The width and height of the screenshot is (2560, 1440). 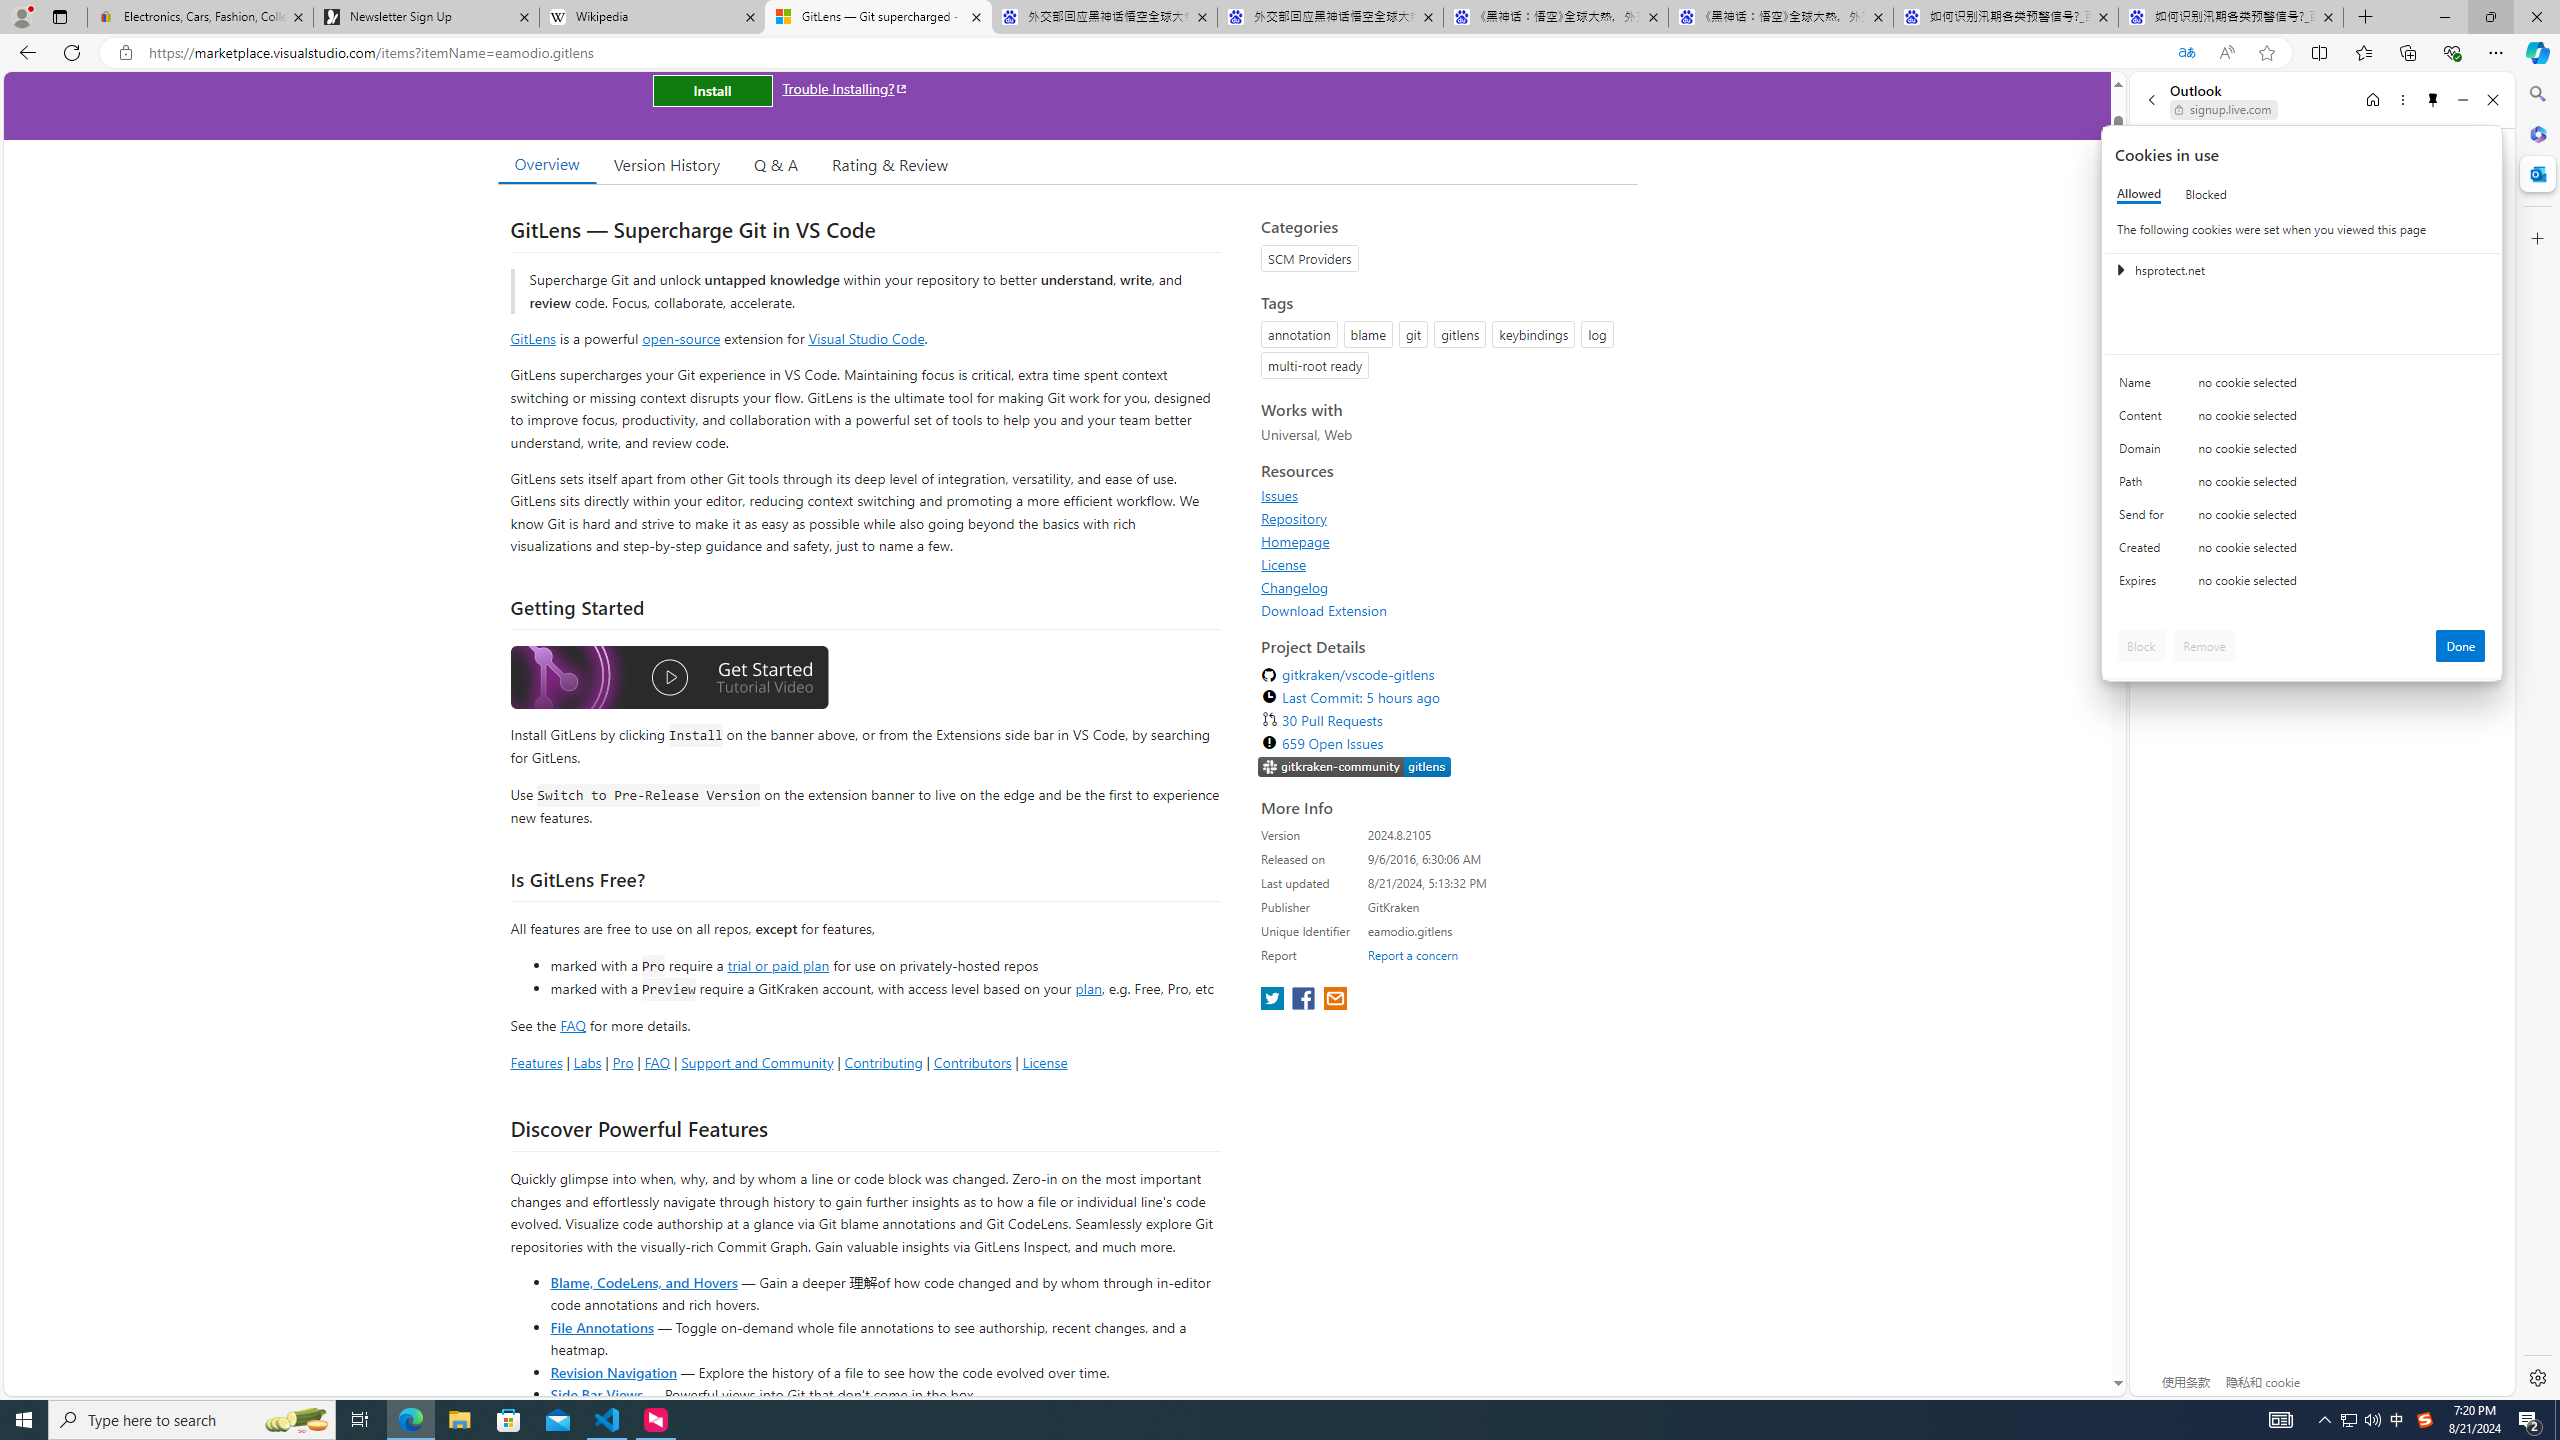 What do you see at coordinates (2144, 585) in the screenshot?
I see `'Expires'` at bounding box center [2144, 585].